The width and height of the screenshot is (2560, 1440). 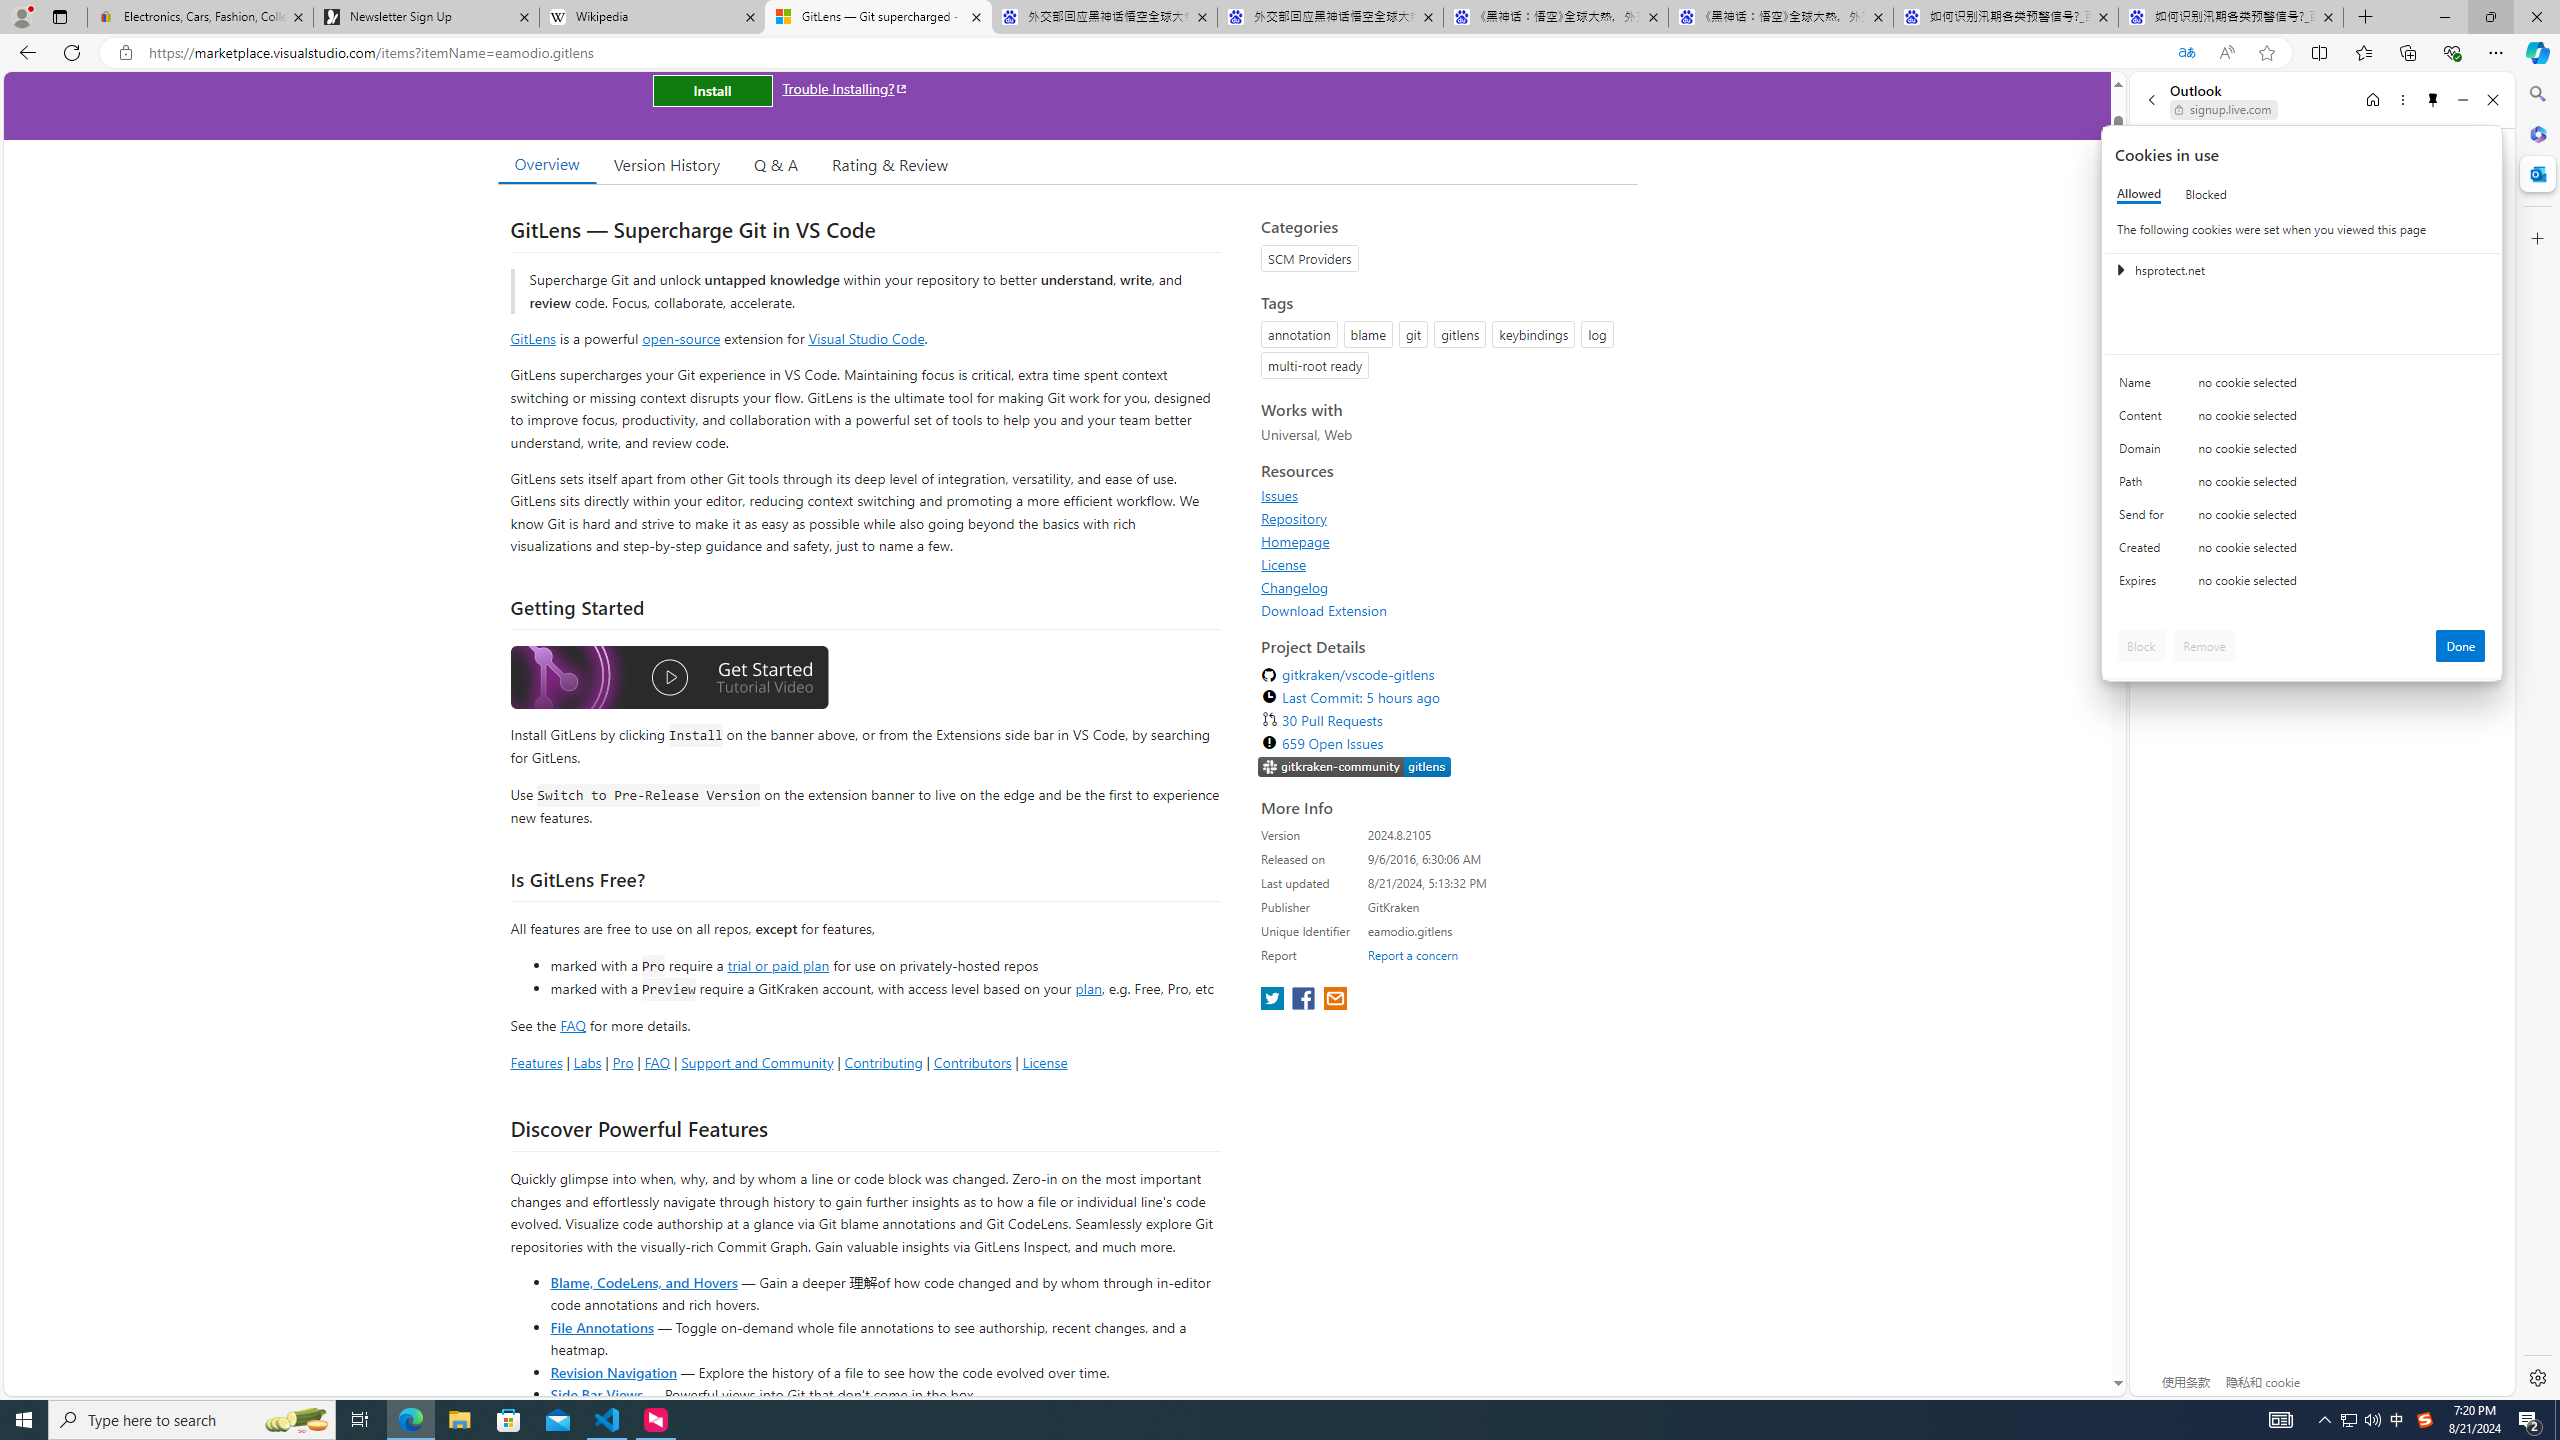 What do you see at coordinates (2144, 585) in the screenshot?
I see `'Expires'` at bounding box center [2144, 585].